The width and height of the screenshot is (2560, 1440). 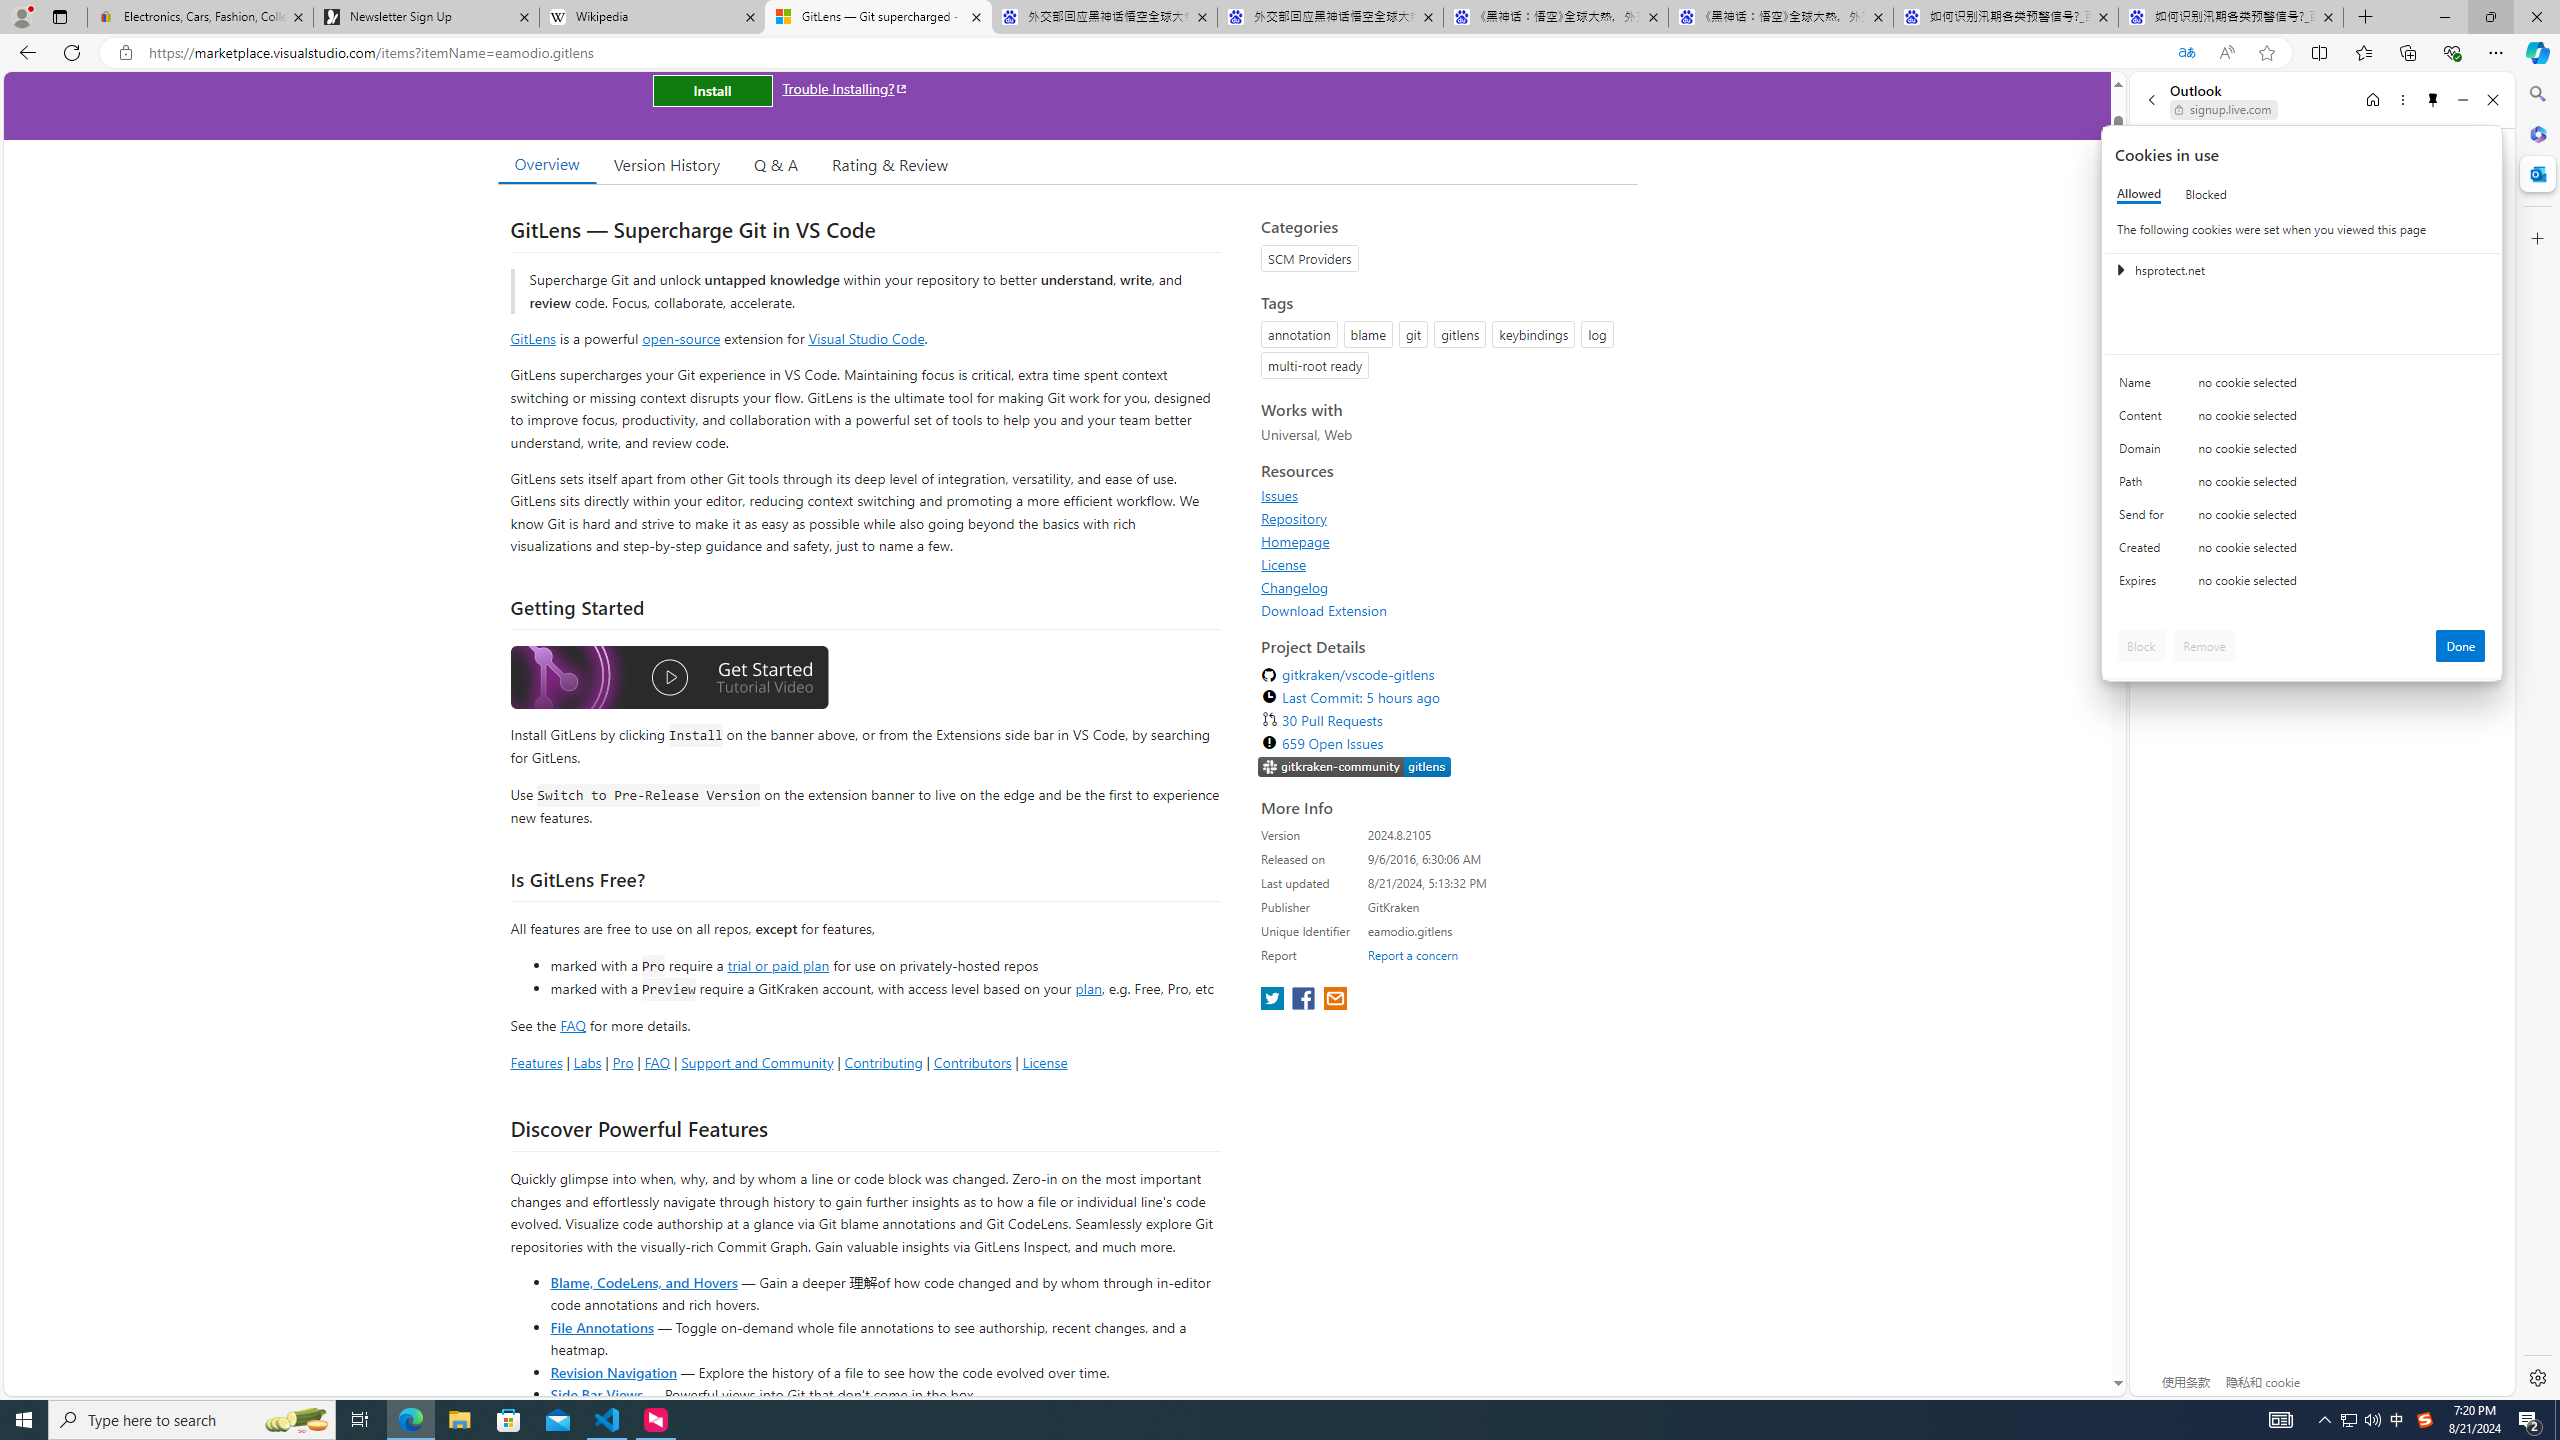 What do you see at coordinates (2144, 585) in the screenshot?
I see `'Expires'` at bounding box center [2144, 585].